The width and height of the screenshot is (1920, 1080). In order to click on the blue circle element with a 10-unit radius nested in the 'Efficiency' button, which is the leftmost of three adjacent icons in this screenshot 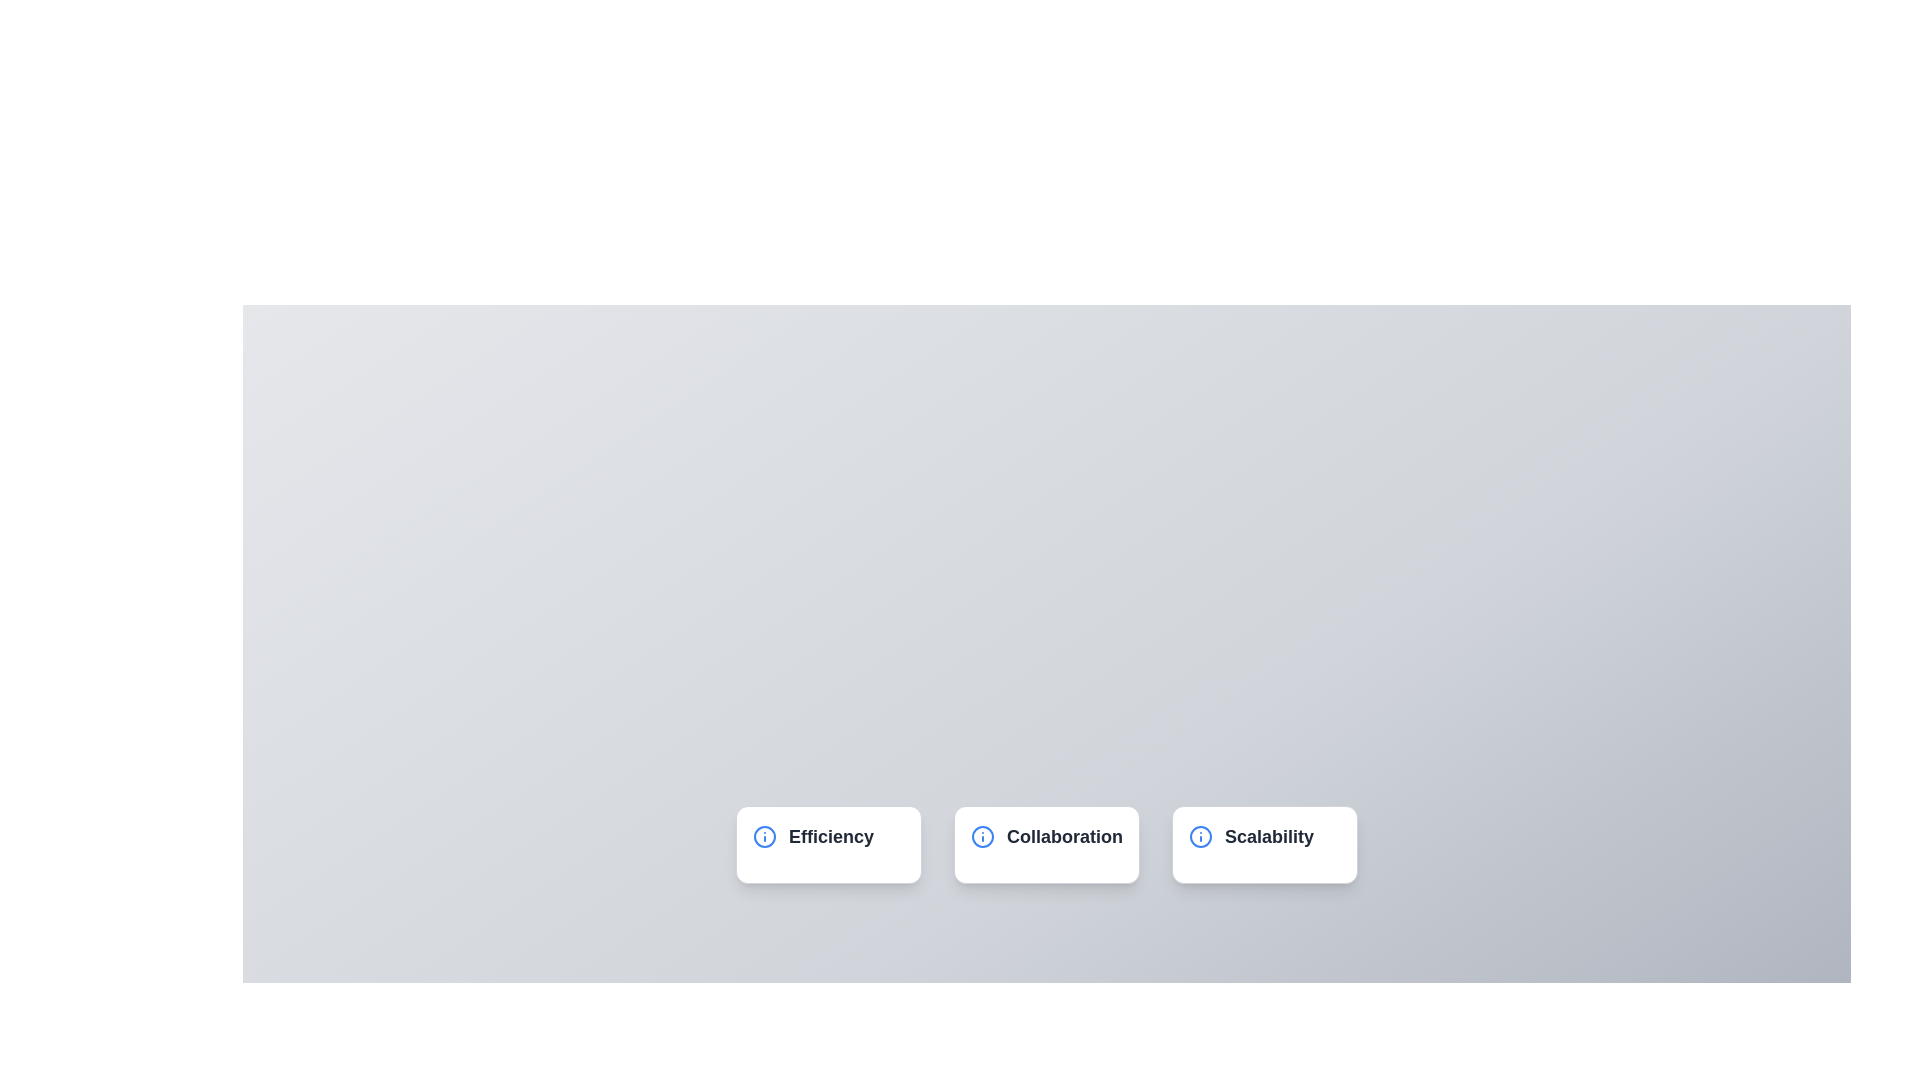, I will do `click(763, 837)`.